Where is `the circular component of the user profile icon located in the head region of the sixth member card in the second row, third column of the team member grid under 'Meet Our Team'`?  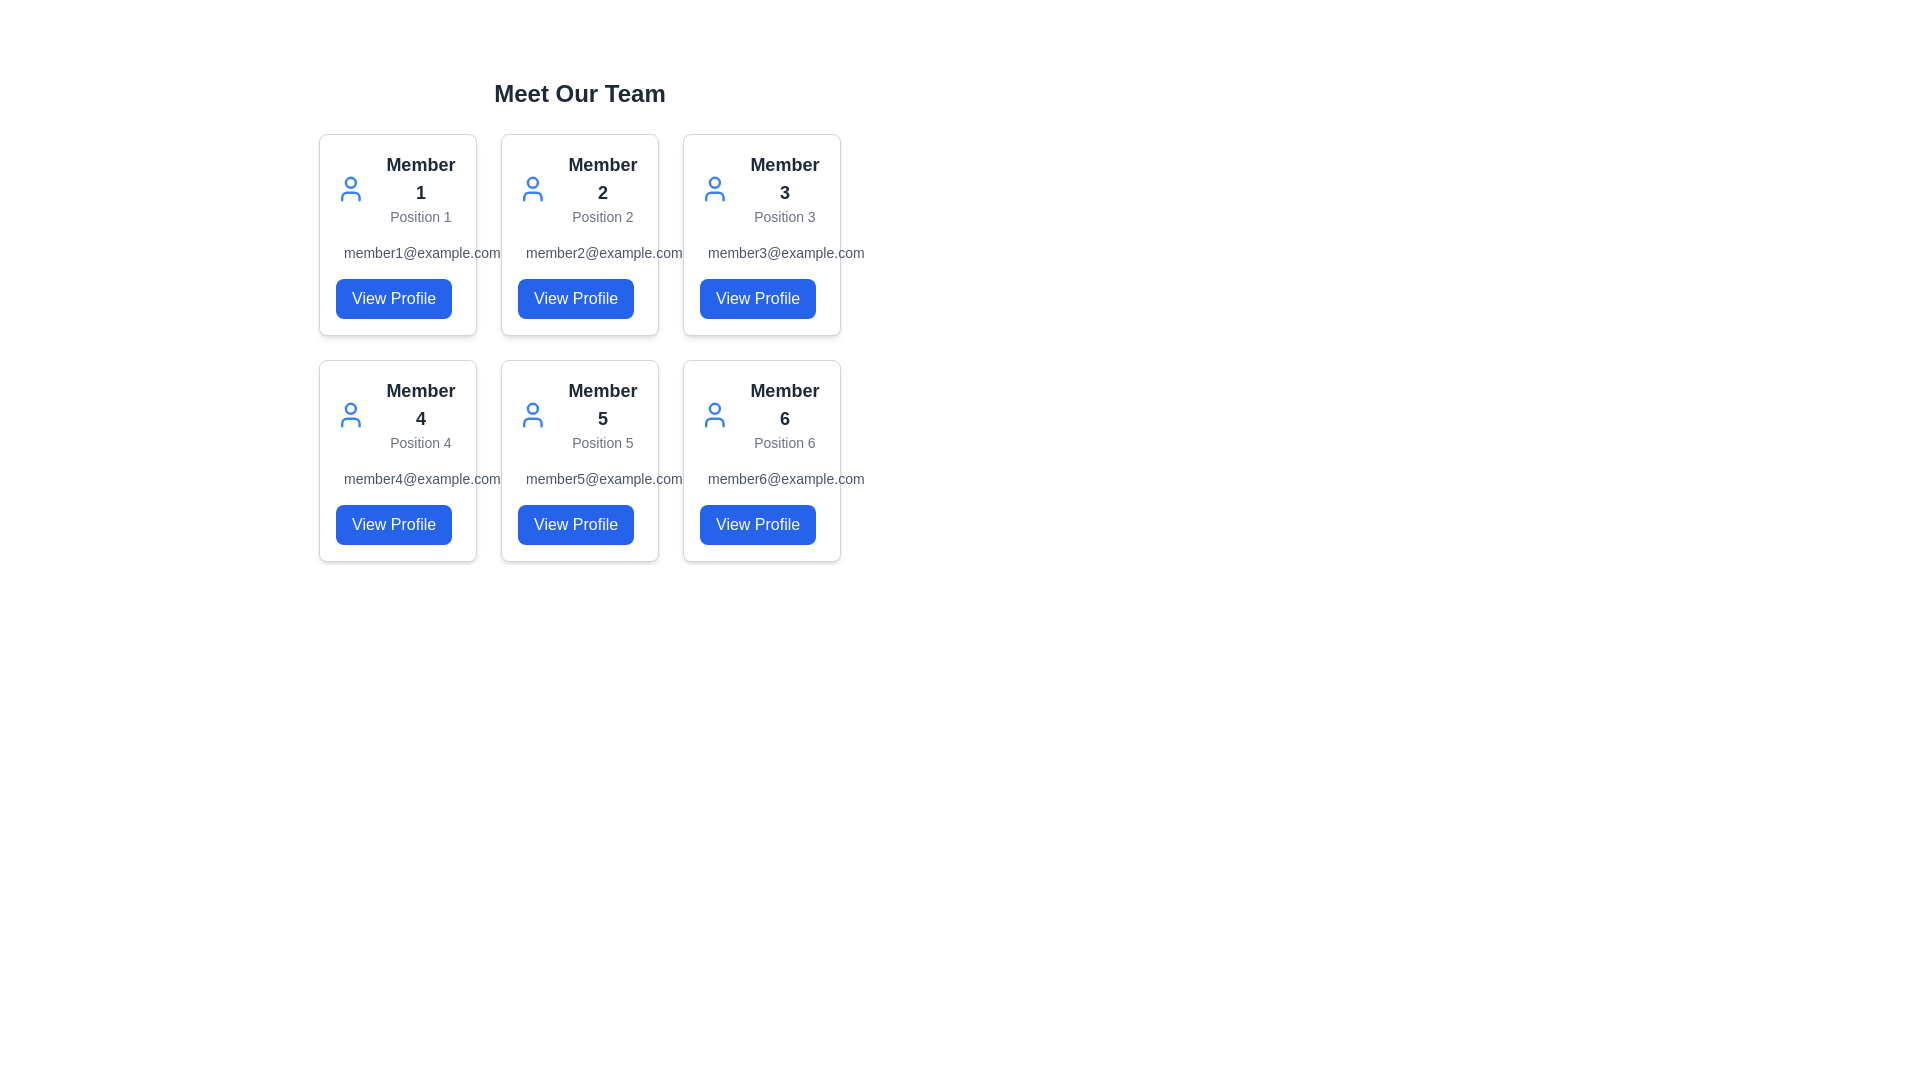 the circular component of the user profile icon located in the head region of the sixth member card in the second row, third column of the team member grid under 'Meet Our Team' is located at coordinates (714, 407).